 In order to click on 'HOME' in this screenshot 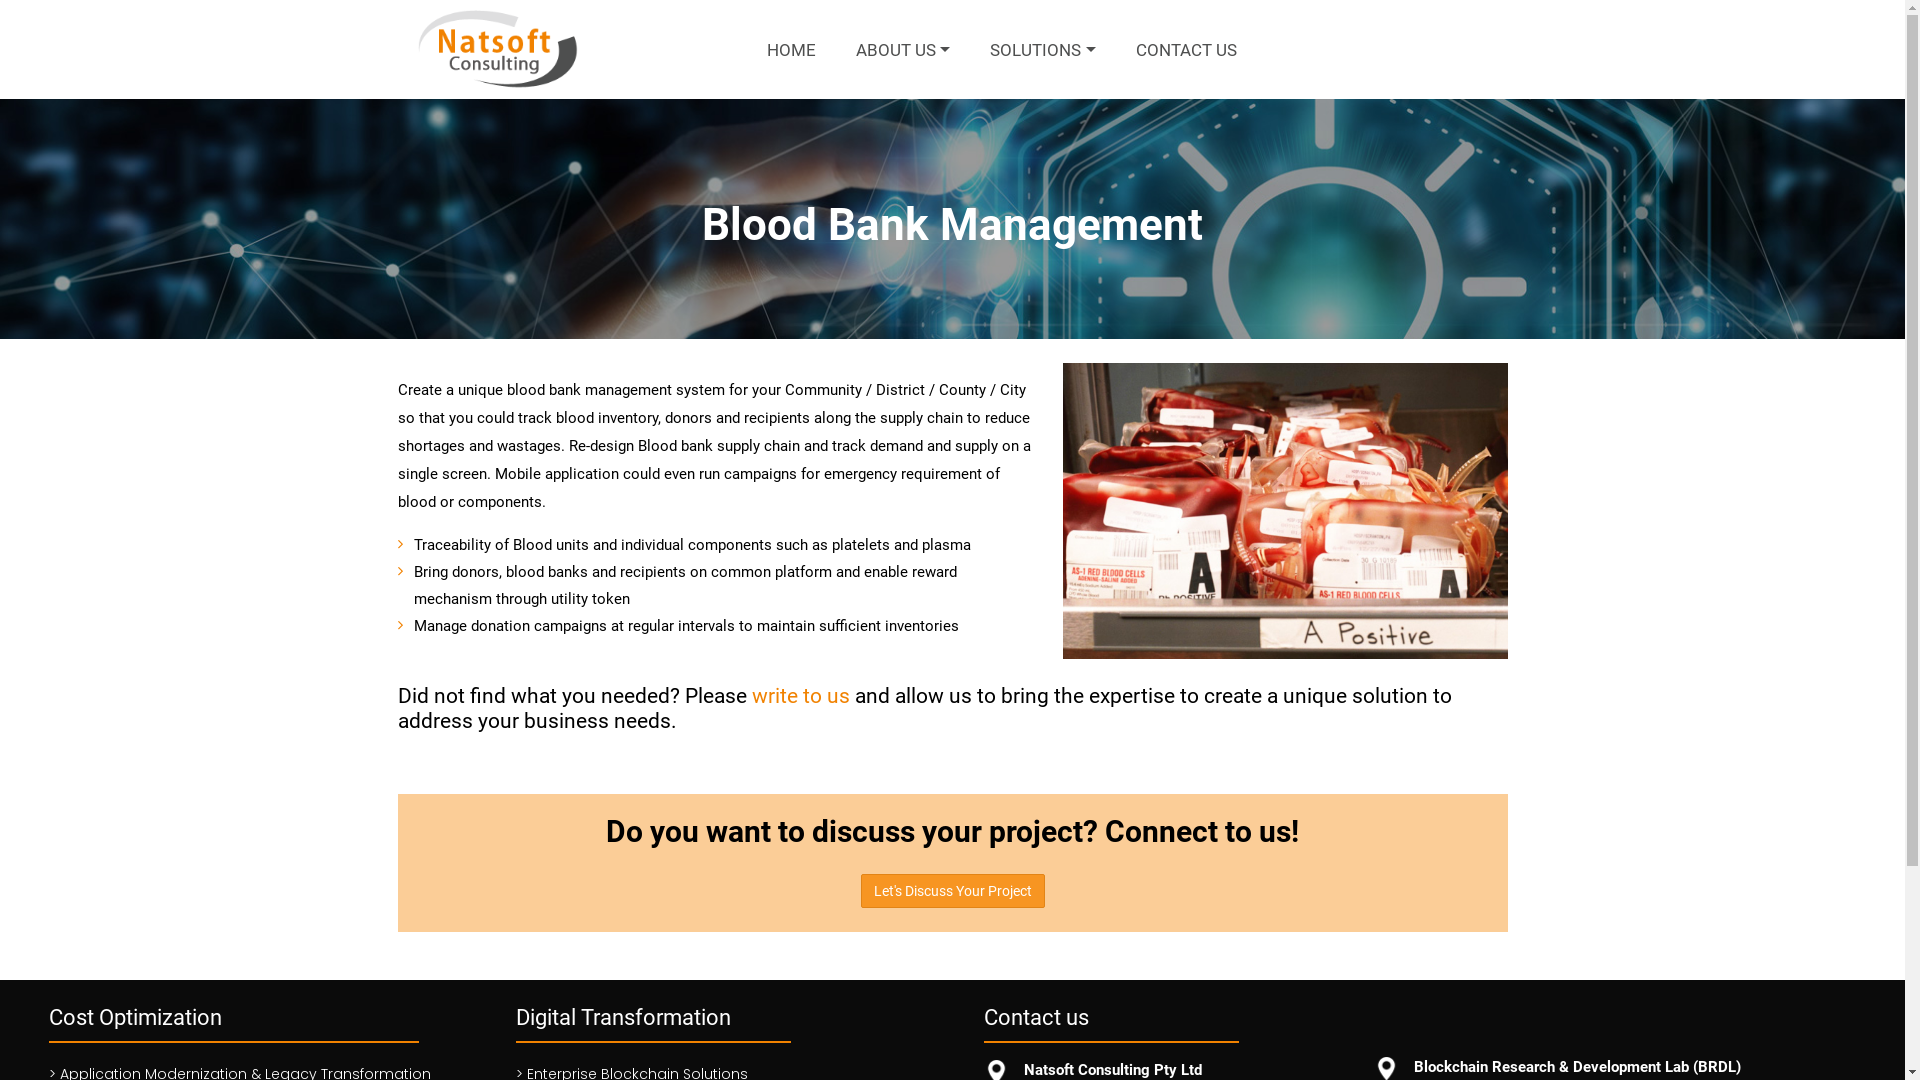, I will do `click(790, 49)`.